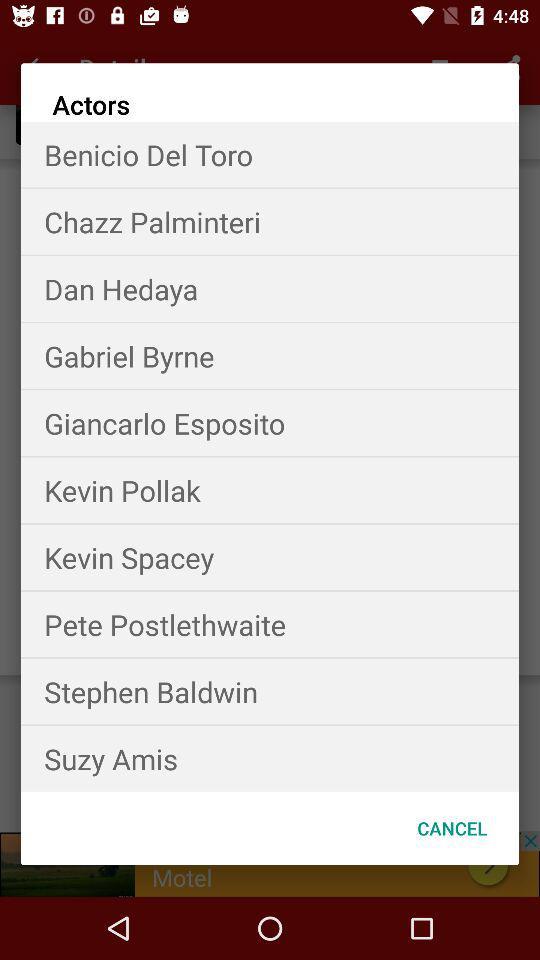  I want to click on item above the    kevin spacey item, so click(270, 489).